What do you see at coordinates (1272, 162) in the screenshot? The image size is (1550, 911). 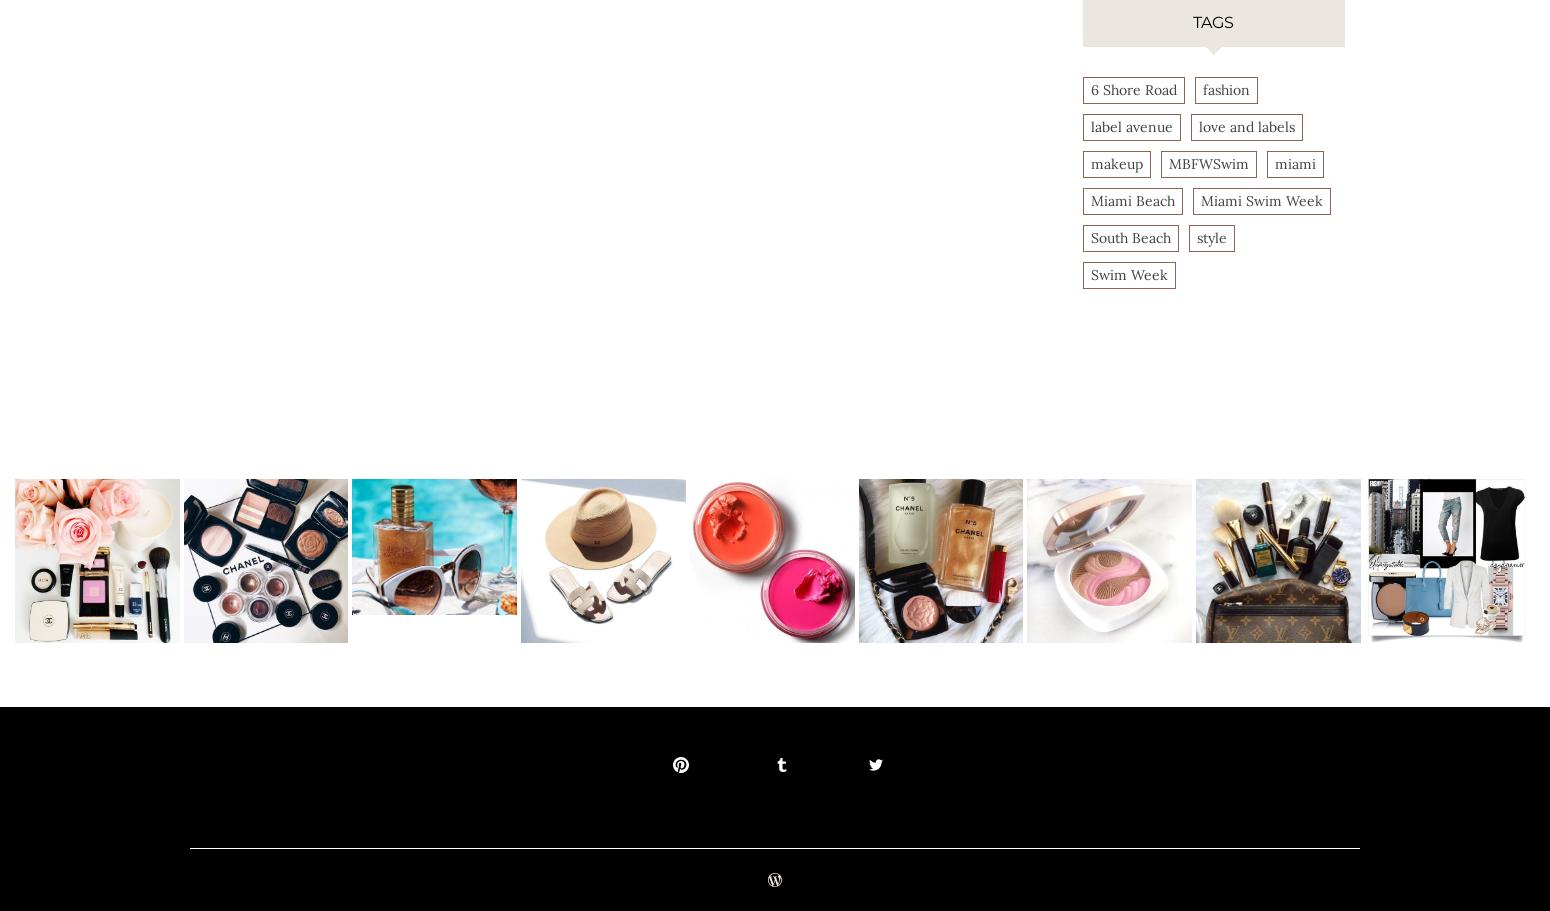 I see `'miami'` at bounding box center [1272, 162].